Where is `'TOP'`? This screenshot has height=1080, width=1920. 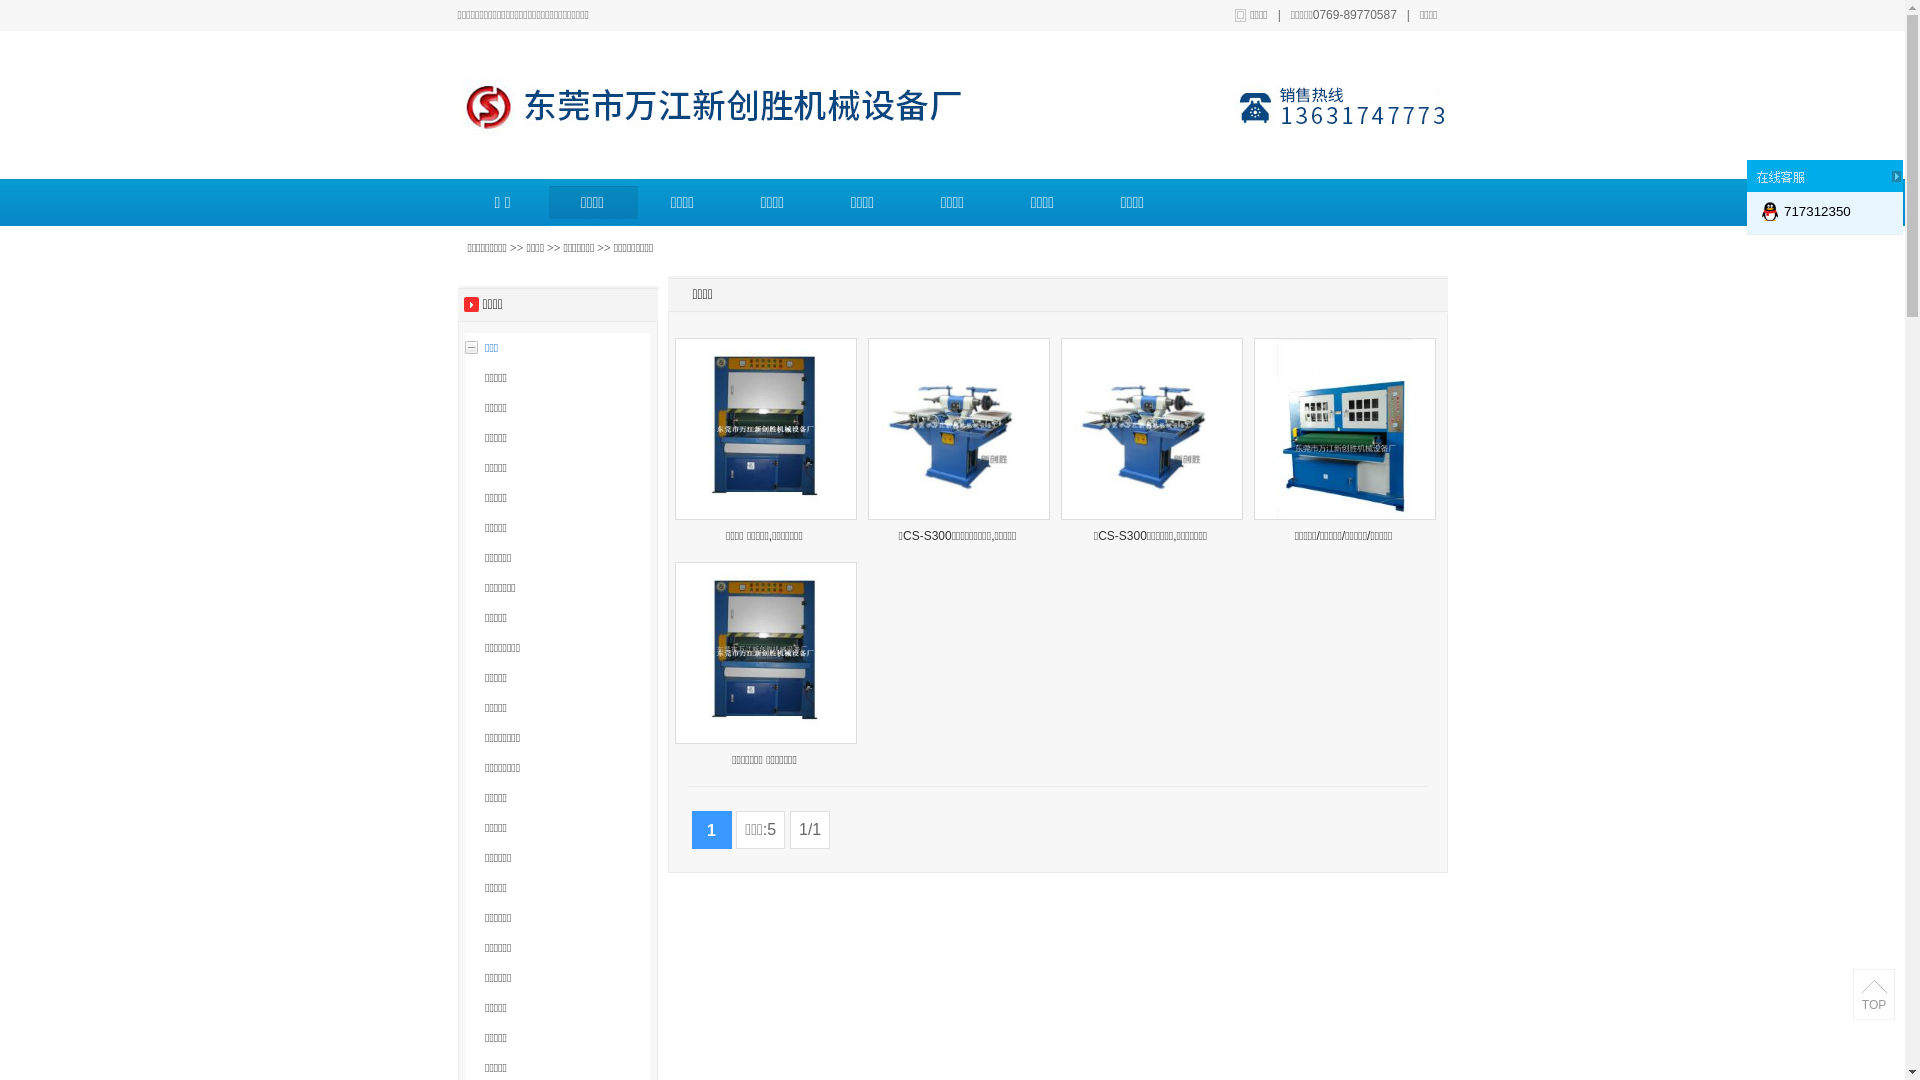
'TOP' is located at coordinates (1872, 995).